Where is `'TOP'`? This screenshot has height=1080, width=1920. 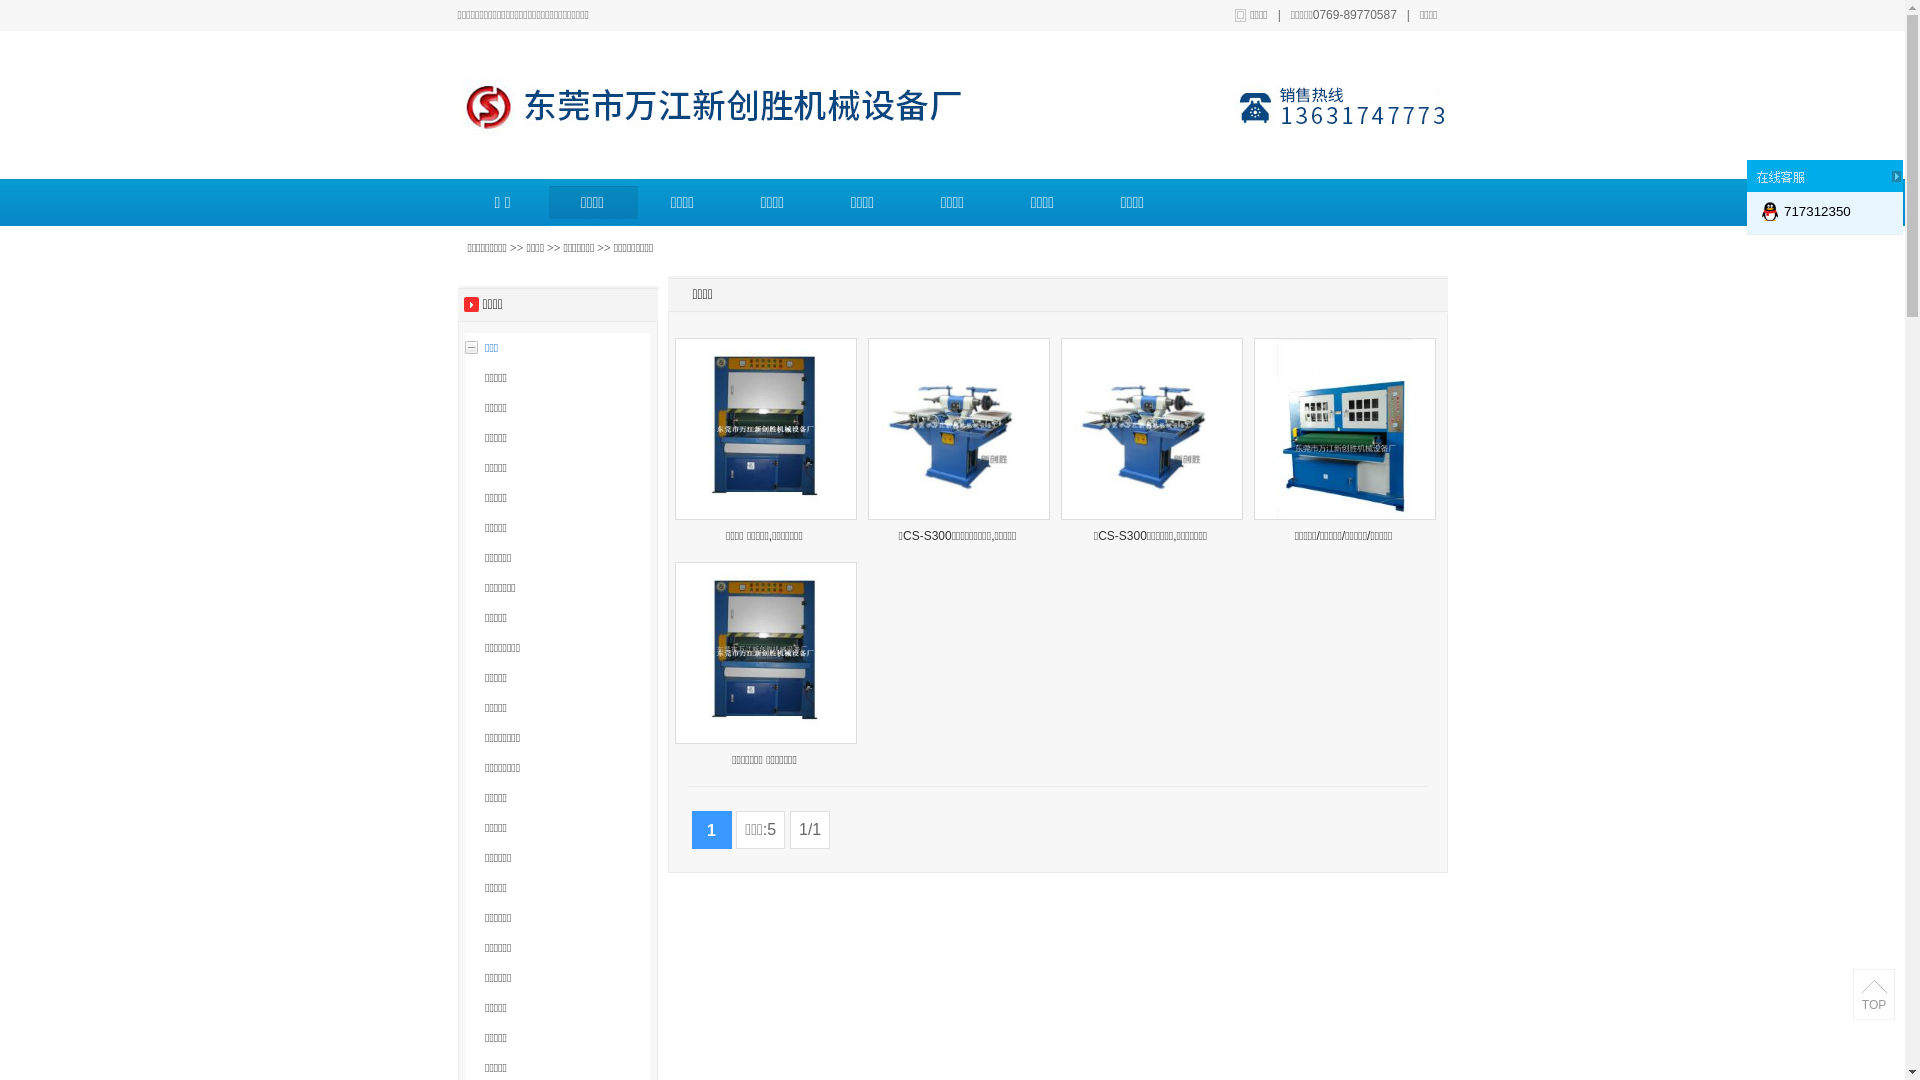
'TOP' is located at coordinates (1872, 995).